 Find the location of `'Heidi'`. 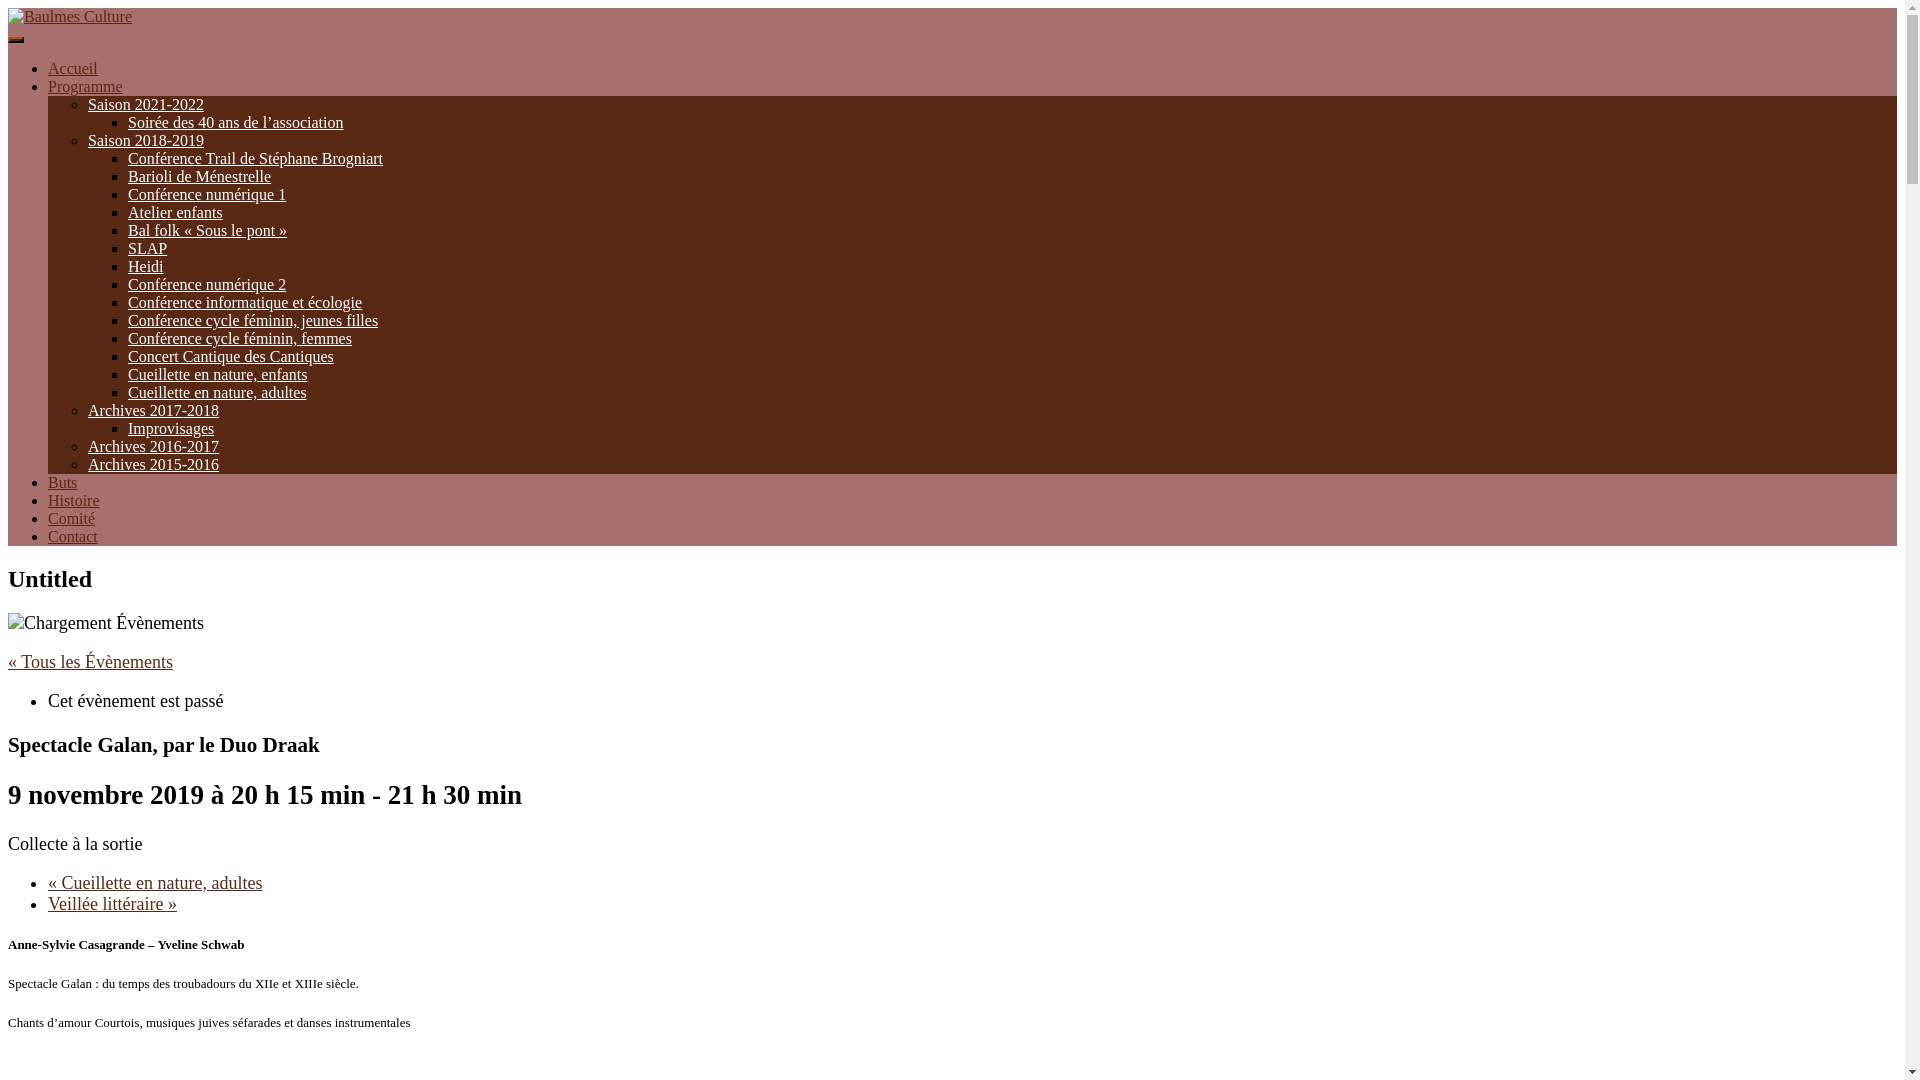

'Heidi' is located at coordinates (144, 265).